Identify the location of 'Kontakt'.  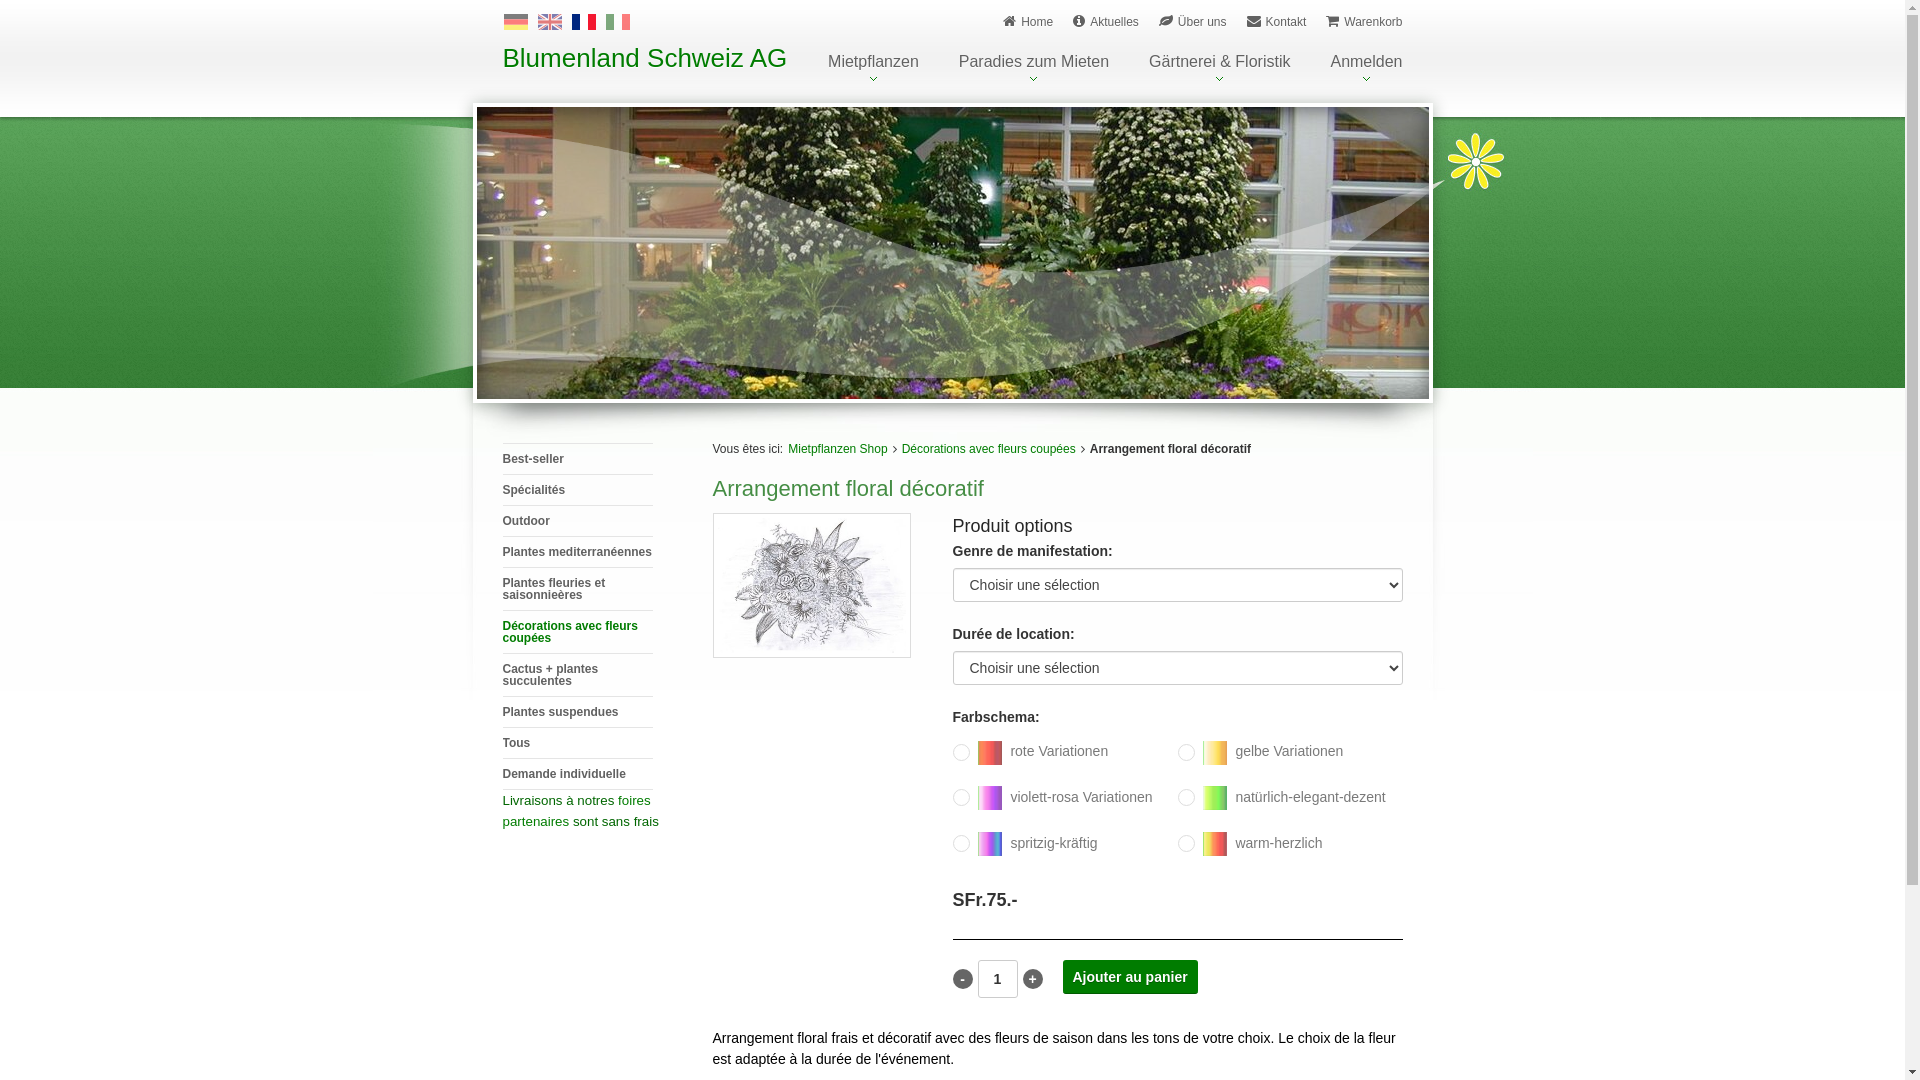
(1275, 22).